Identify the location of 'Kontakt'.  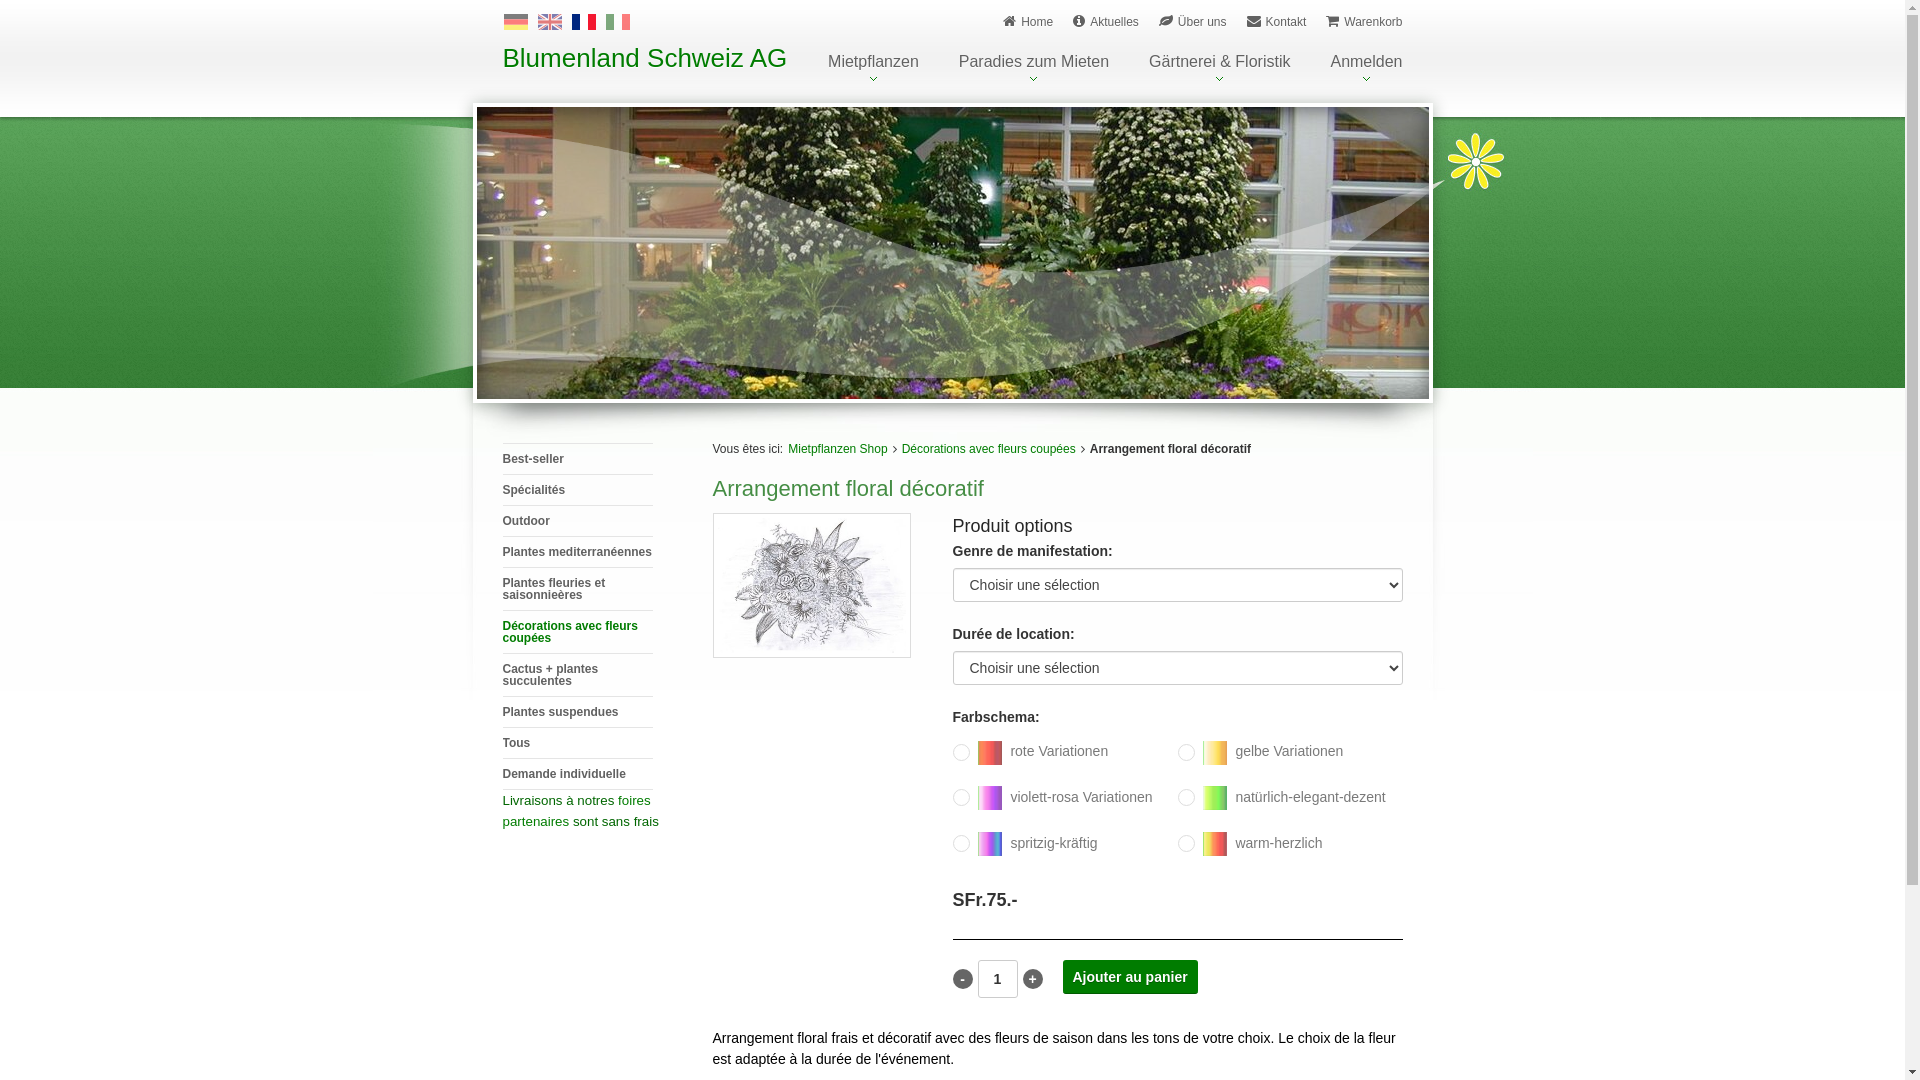
(1275, 22).